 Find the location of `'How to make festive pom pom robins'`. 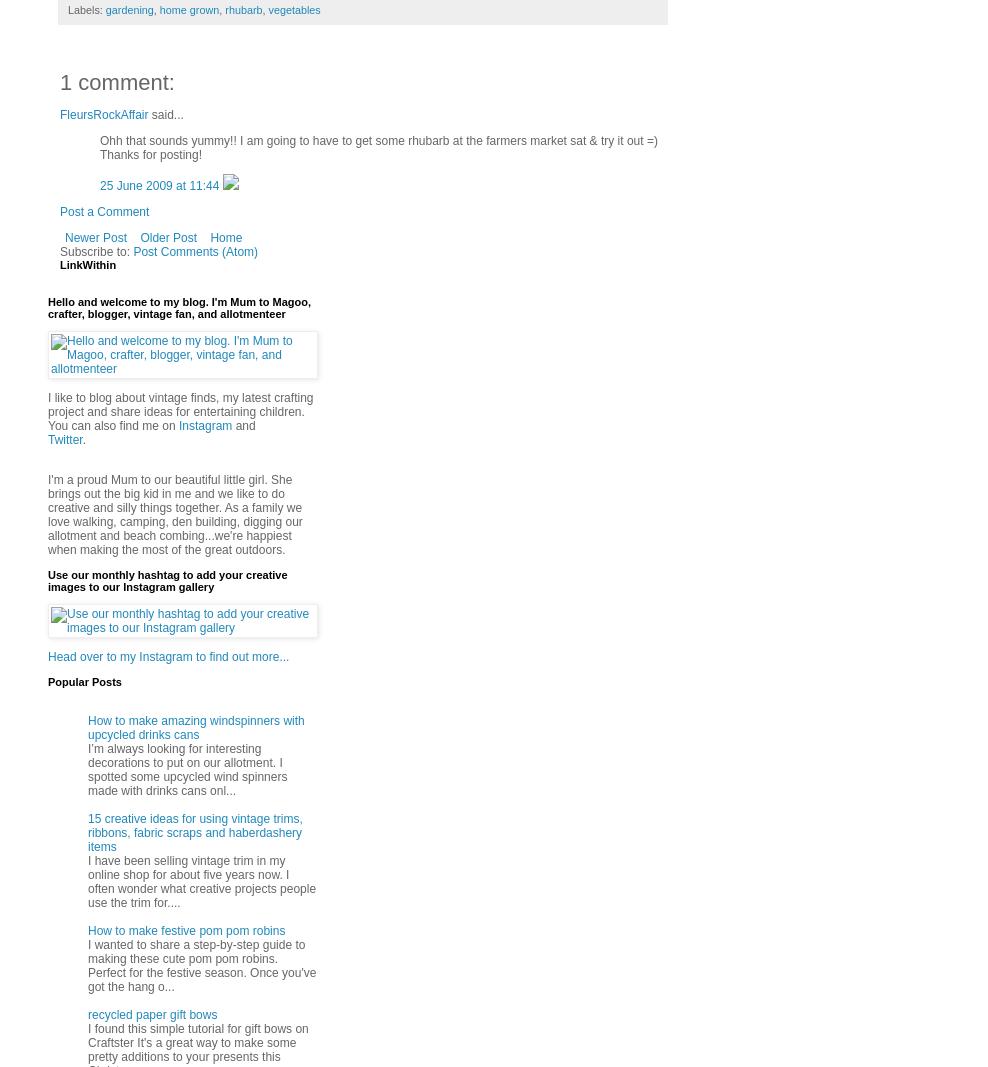

'How to make festive pom pom robins' is located at coordinates (186, 930).